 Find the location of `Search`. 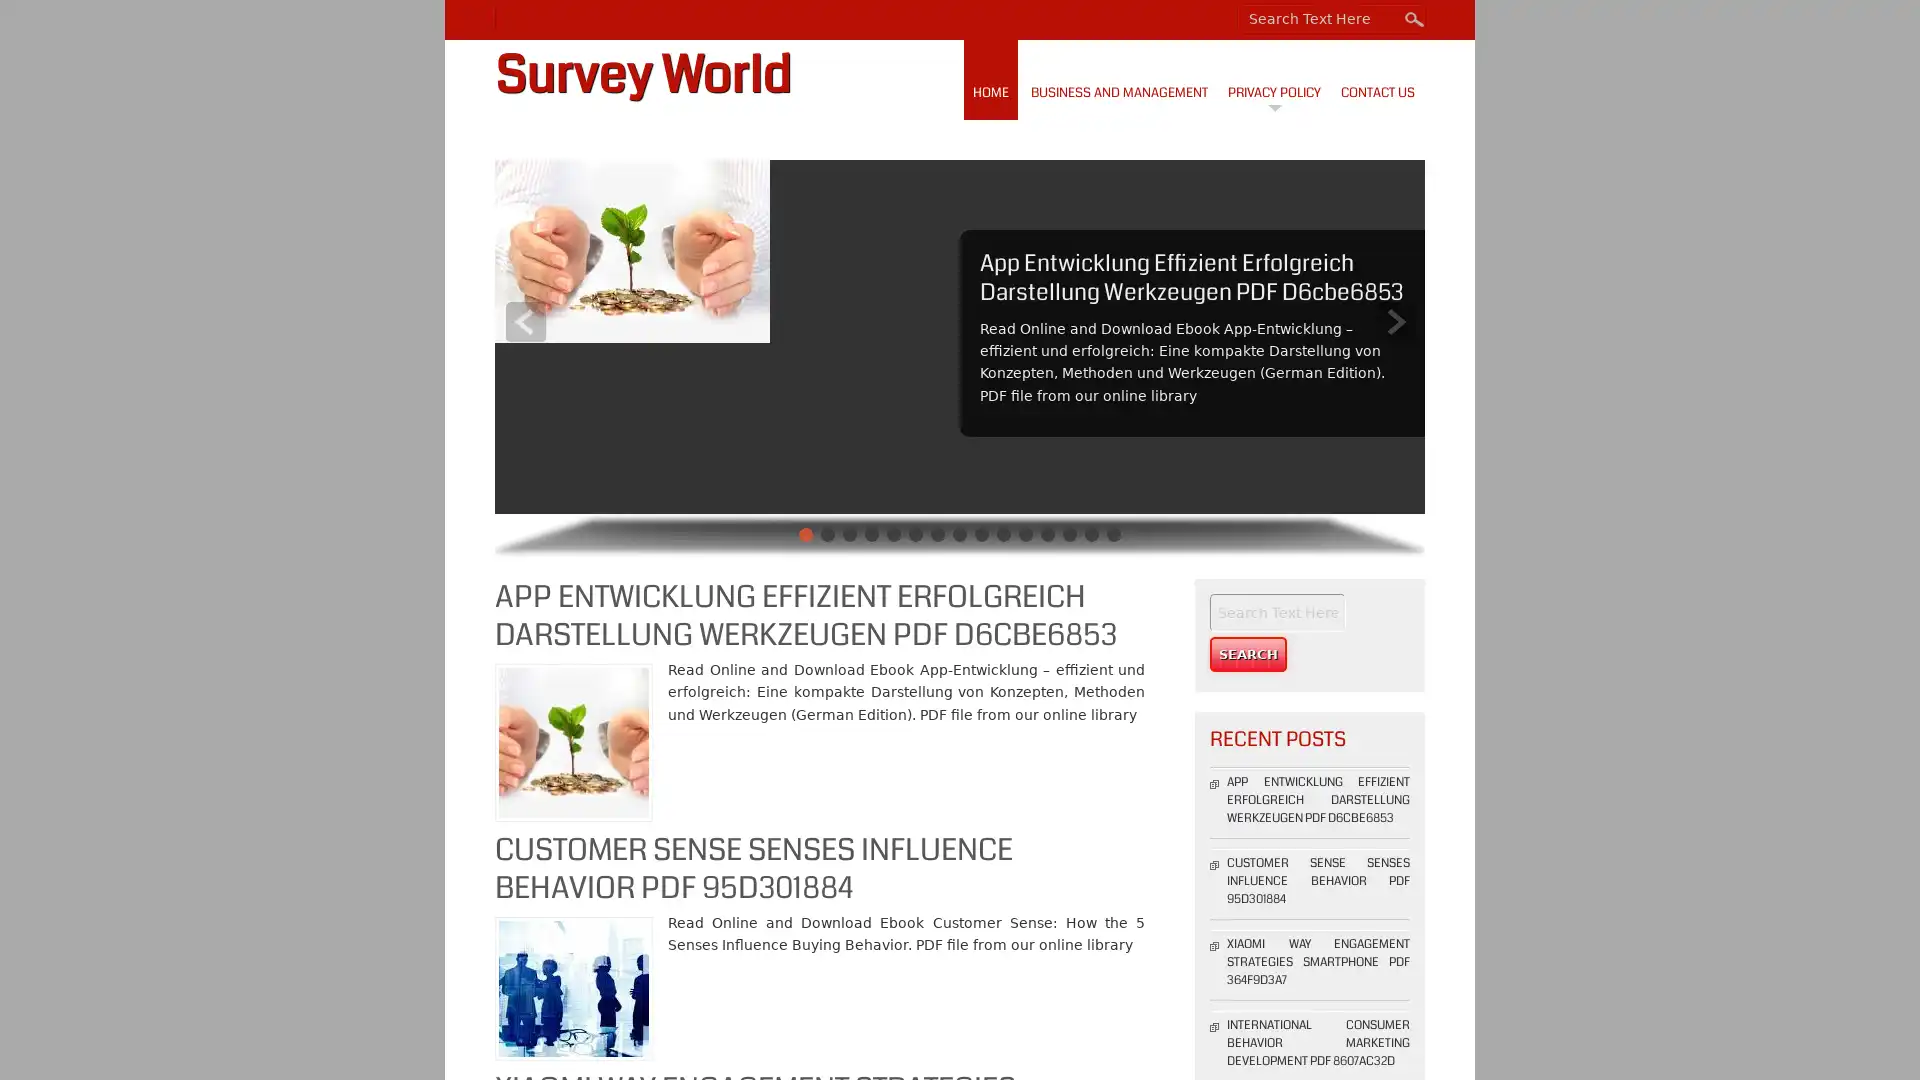

Search is located at coordinates (1247, 654).